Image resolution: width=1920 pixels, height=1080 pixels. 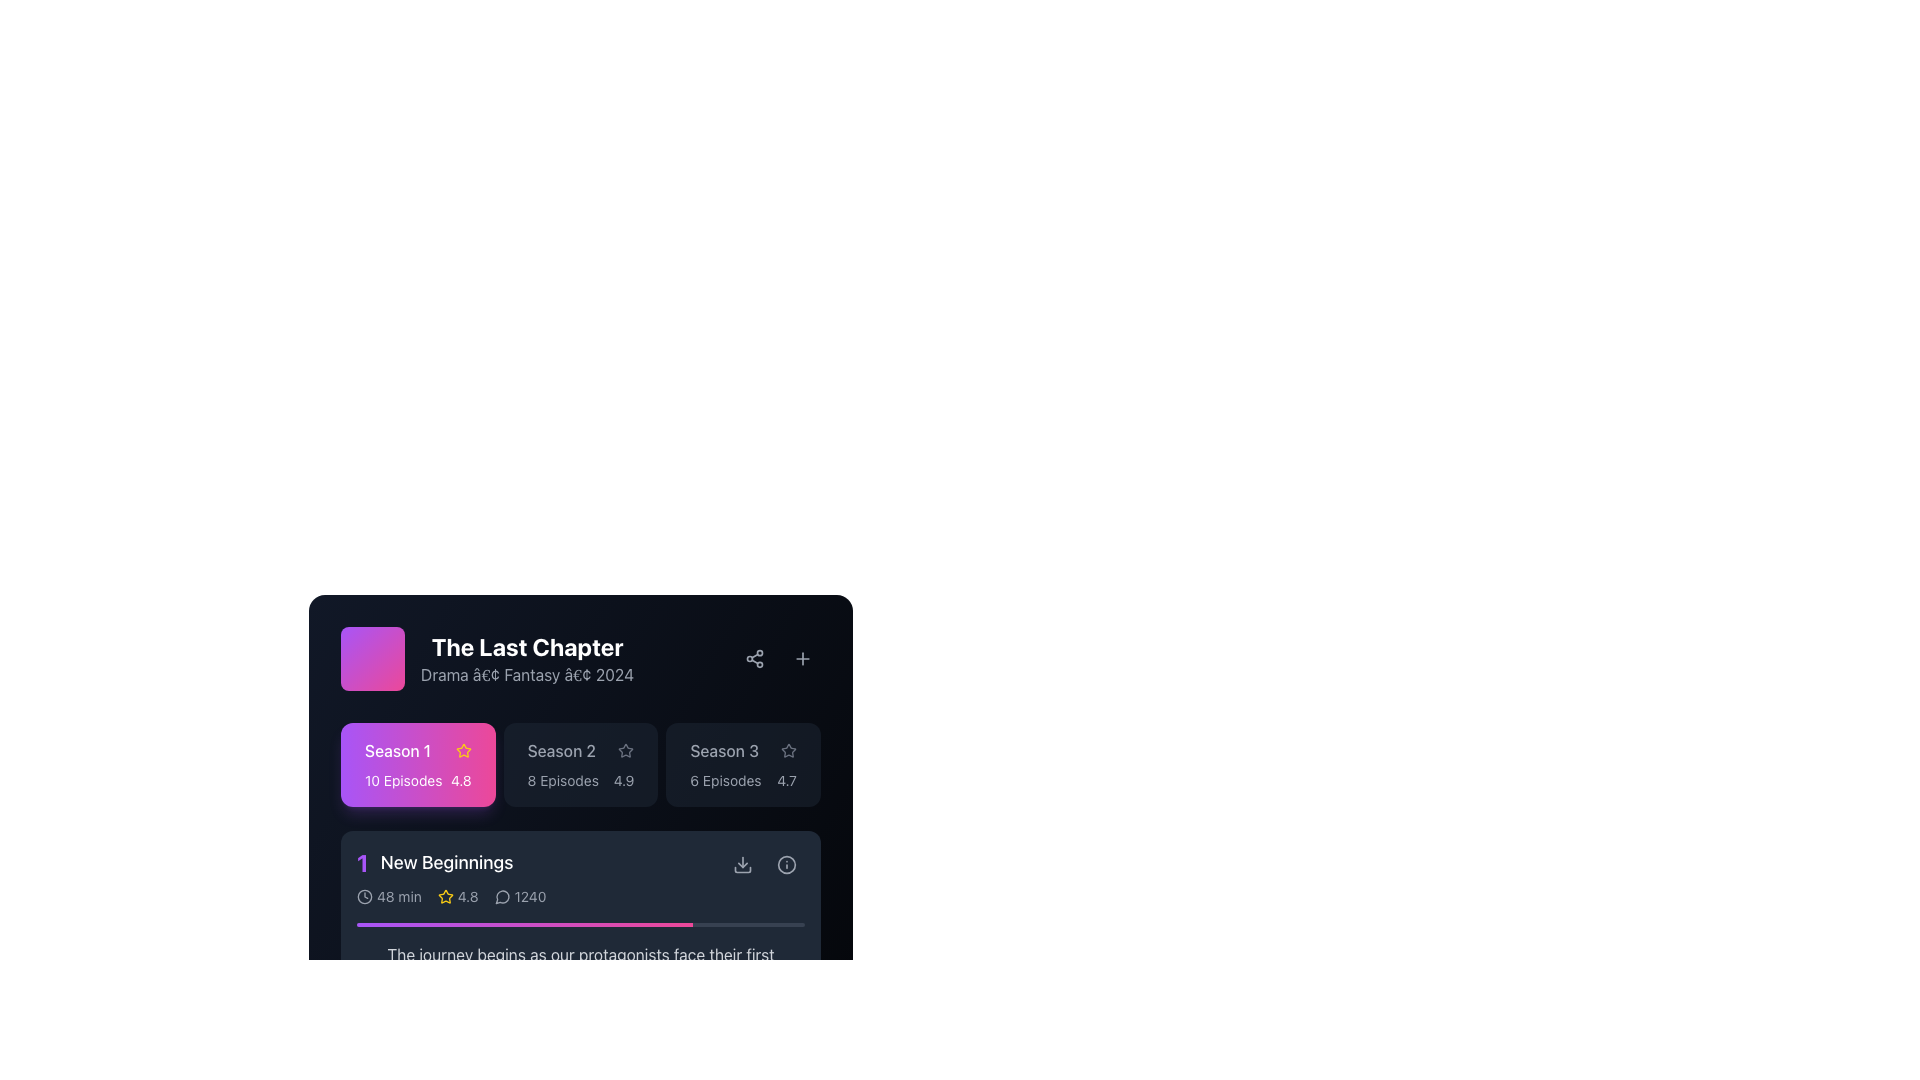 I want to click on text content of the text label displaying 'Season 3', which is styled in mid-tone white and is the third item in a horizontal layout of season indicators, so click(x=723, y=751).